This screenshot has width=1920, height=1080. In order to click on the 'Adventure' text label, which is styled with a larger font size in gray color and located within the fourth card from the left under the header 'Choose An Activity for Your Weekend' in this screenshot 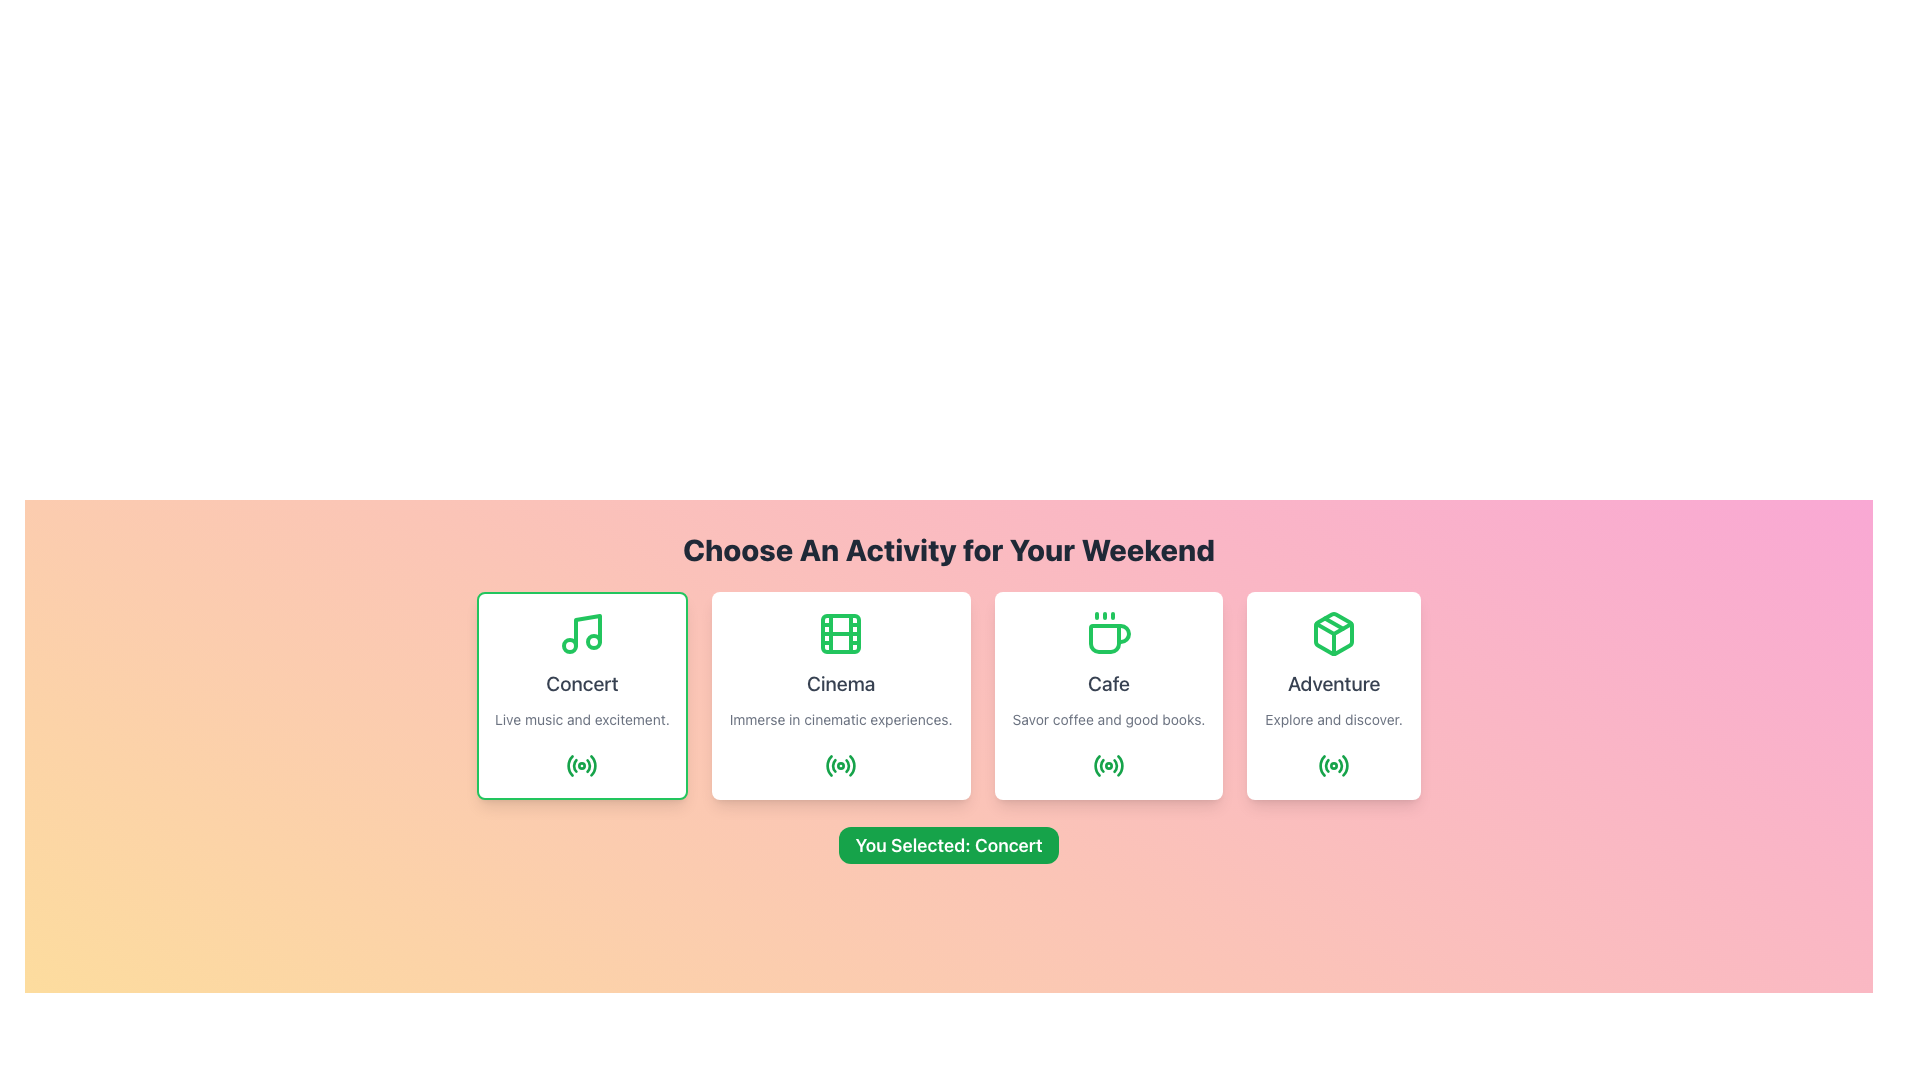, I will do `click(1334, 682)`.